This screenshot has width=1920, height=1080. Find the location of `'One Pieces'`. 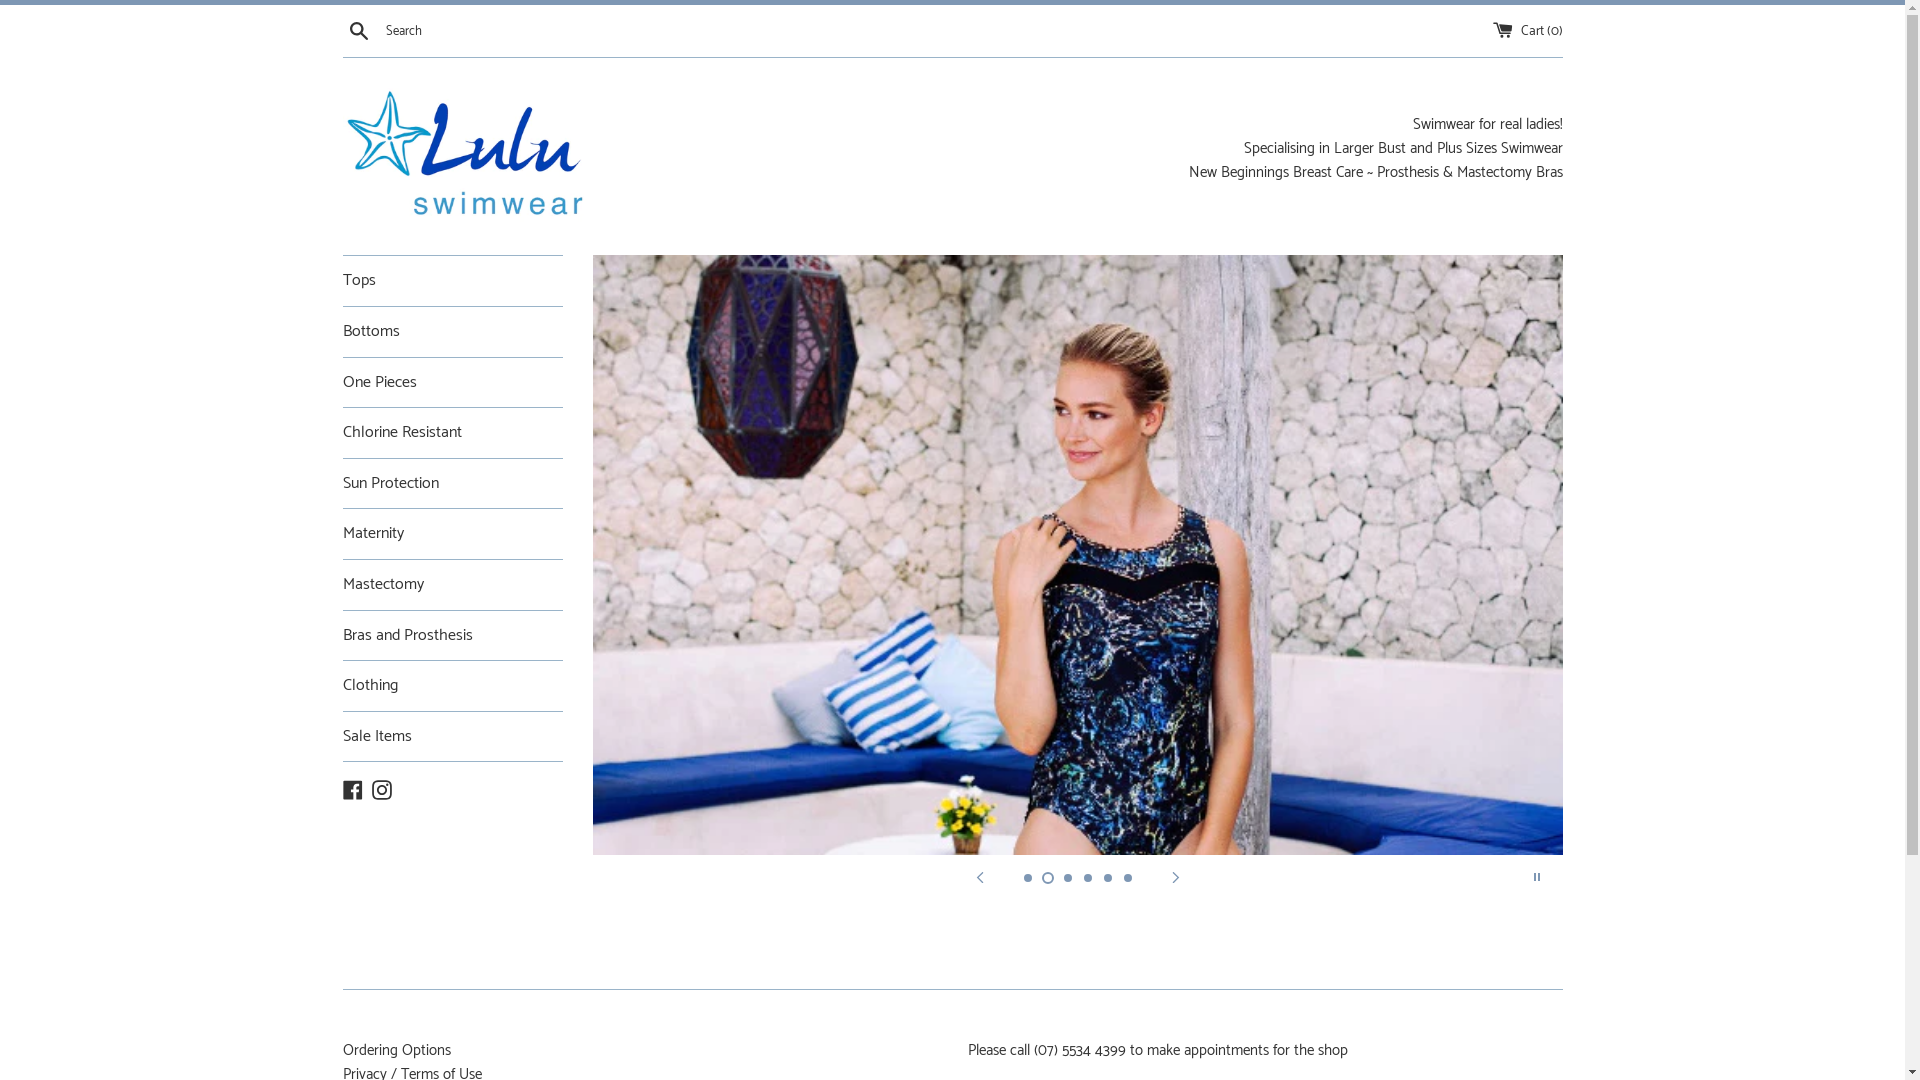

'One Pieces' is located at coordinates (450, 382).